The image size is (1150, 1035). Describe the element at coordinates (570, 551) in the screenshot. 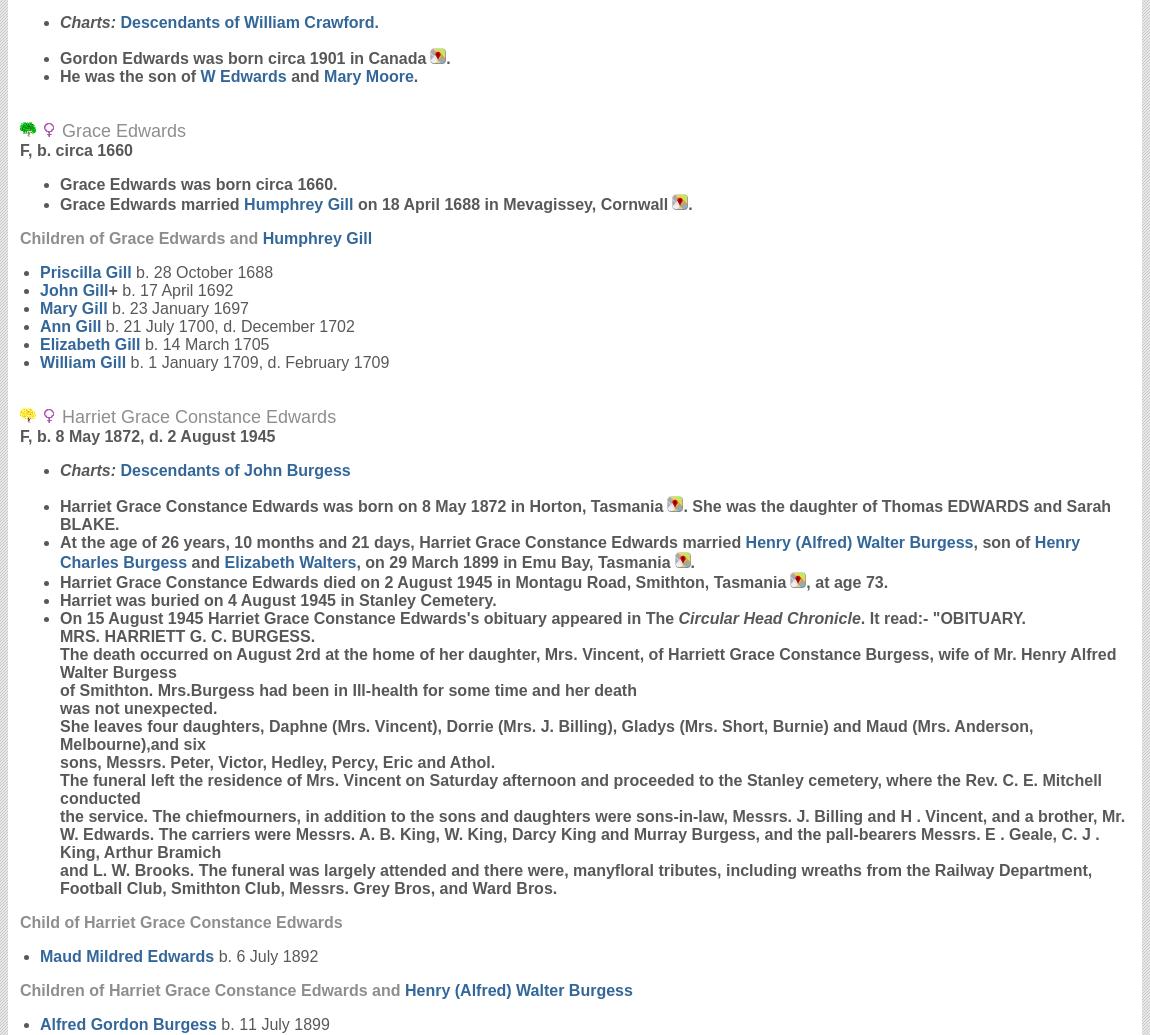

I see `'Henry Charles'` at that location.